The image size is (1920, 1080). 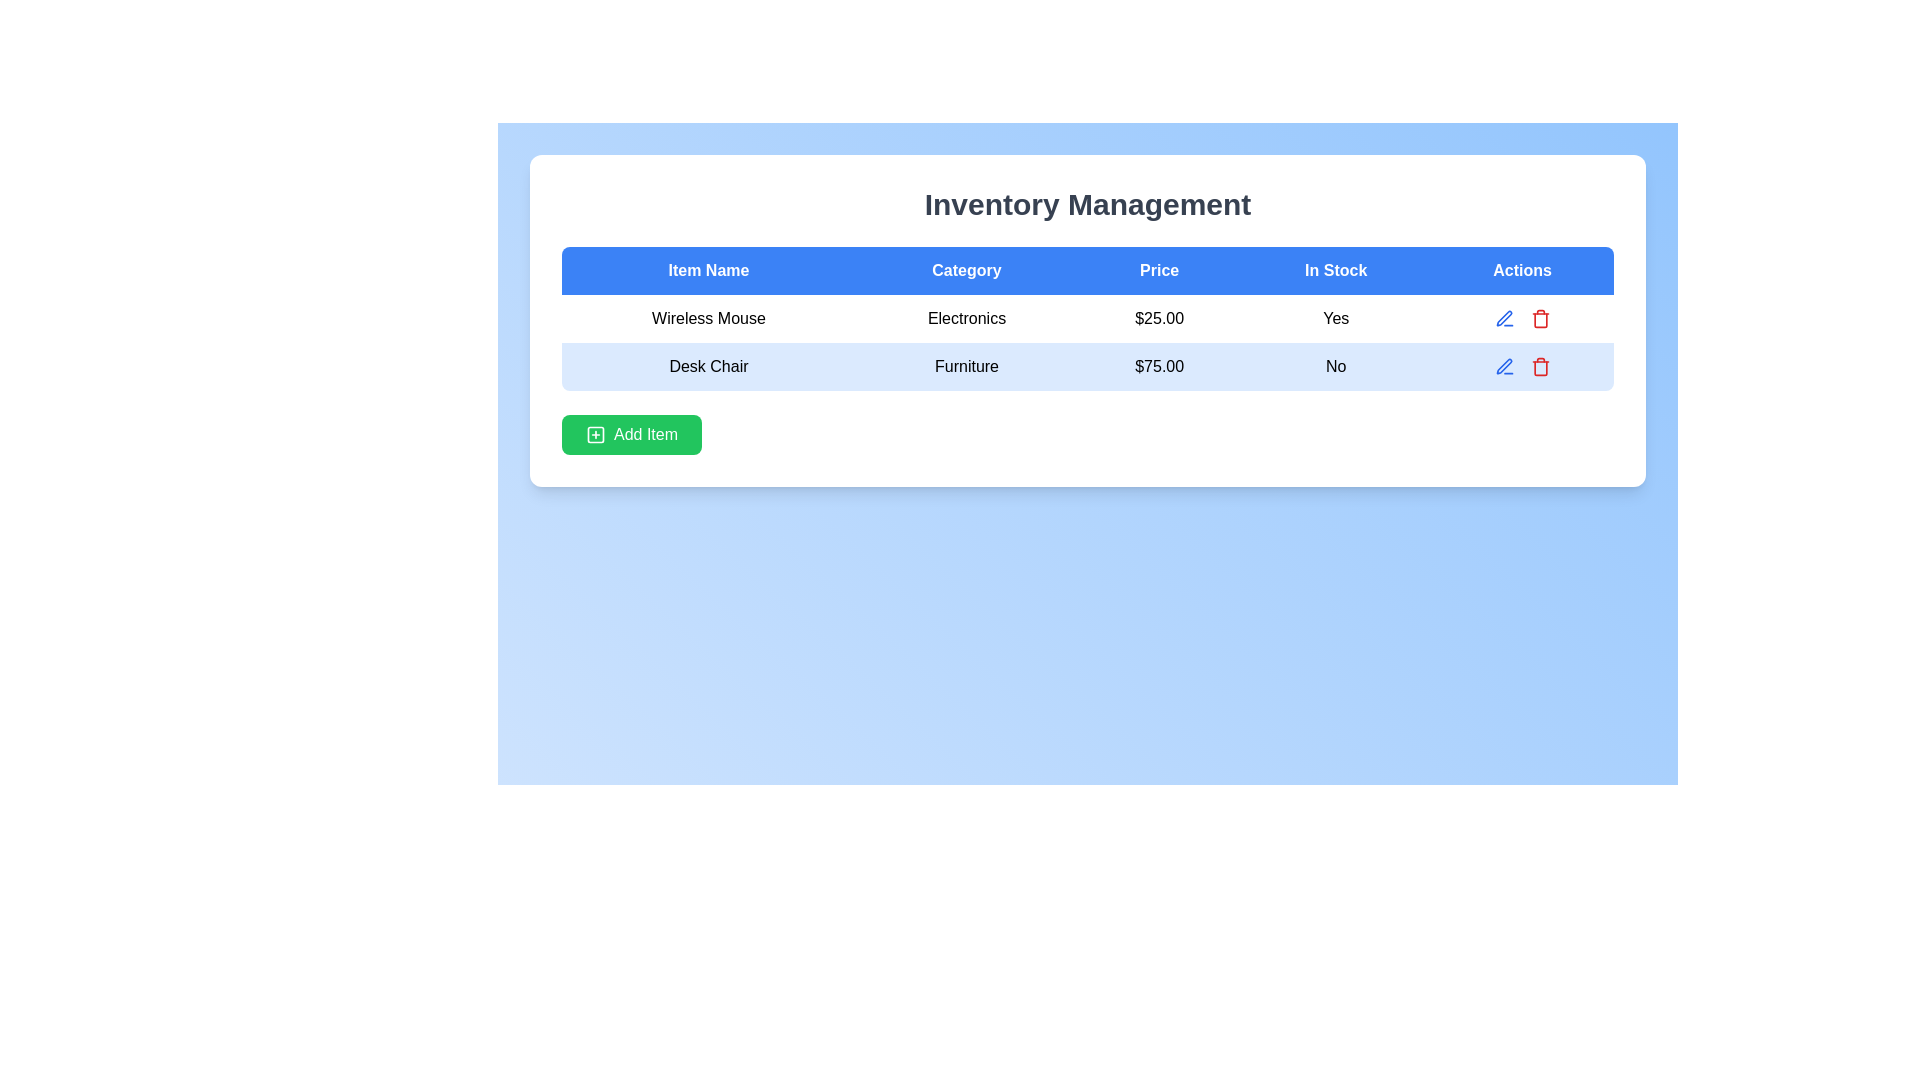 I want to click on the static label indicating that the 'Desk Chair' is not currently in stock, which is located in the fourth column of the second row under the 'In Stock' heading, so click(x=1336, y=366).